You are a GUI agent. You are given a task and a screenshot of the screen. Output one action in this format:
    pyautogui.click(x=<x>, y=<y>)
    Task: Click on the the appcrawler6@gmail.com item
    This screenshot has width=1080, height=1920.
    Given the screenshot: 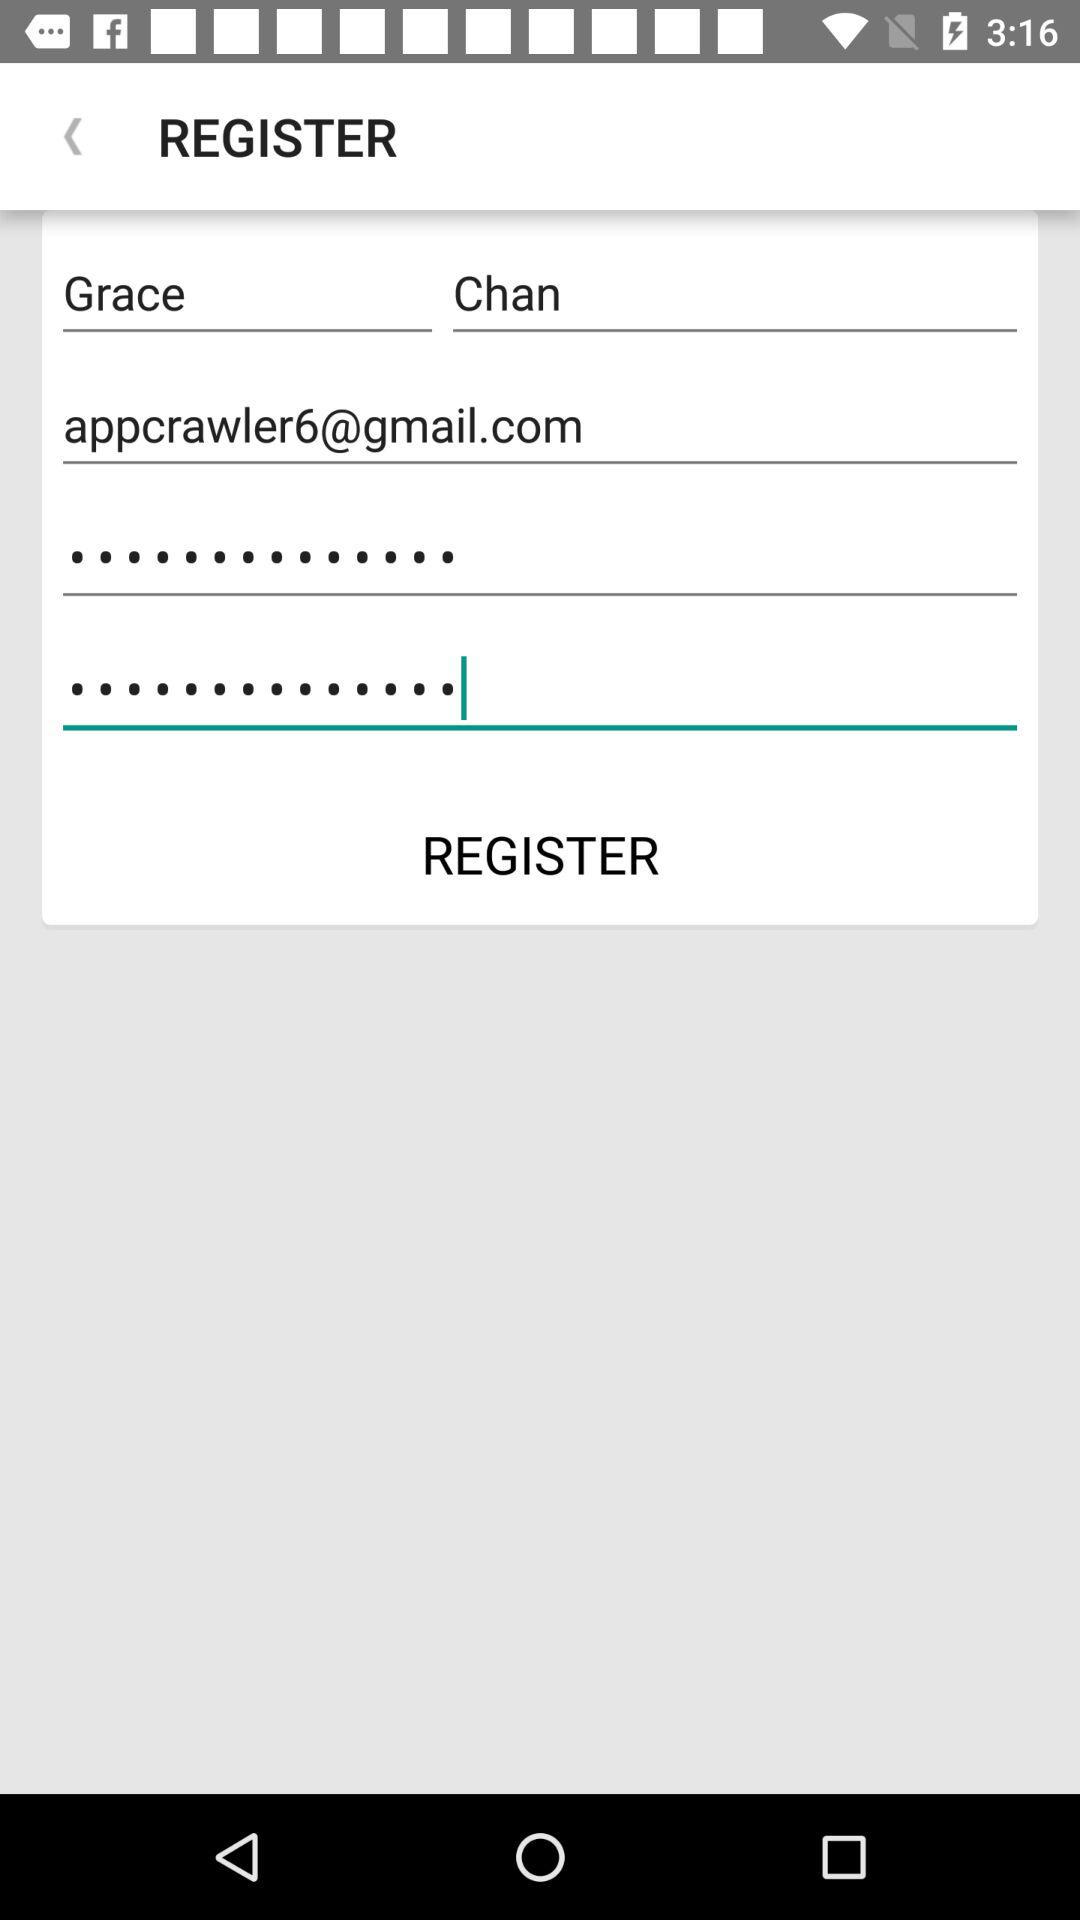 What is the action you would take?
    pyautogui.click(x=540, y=424)
    